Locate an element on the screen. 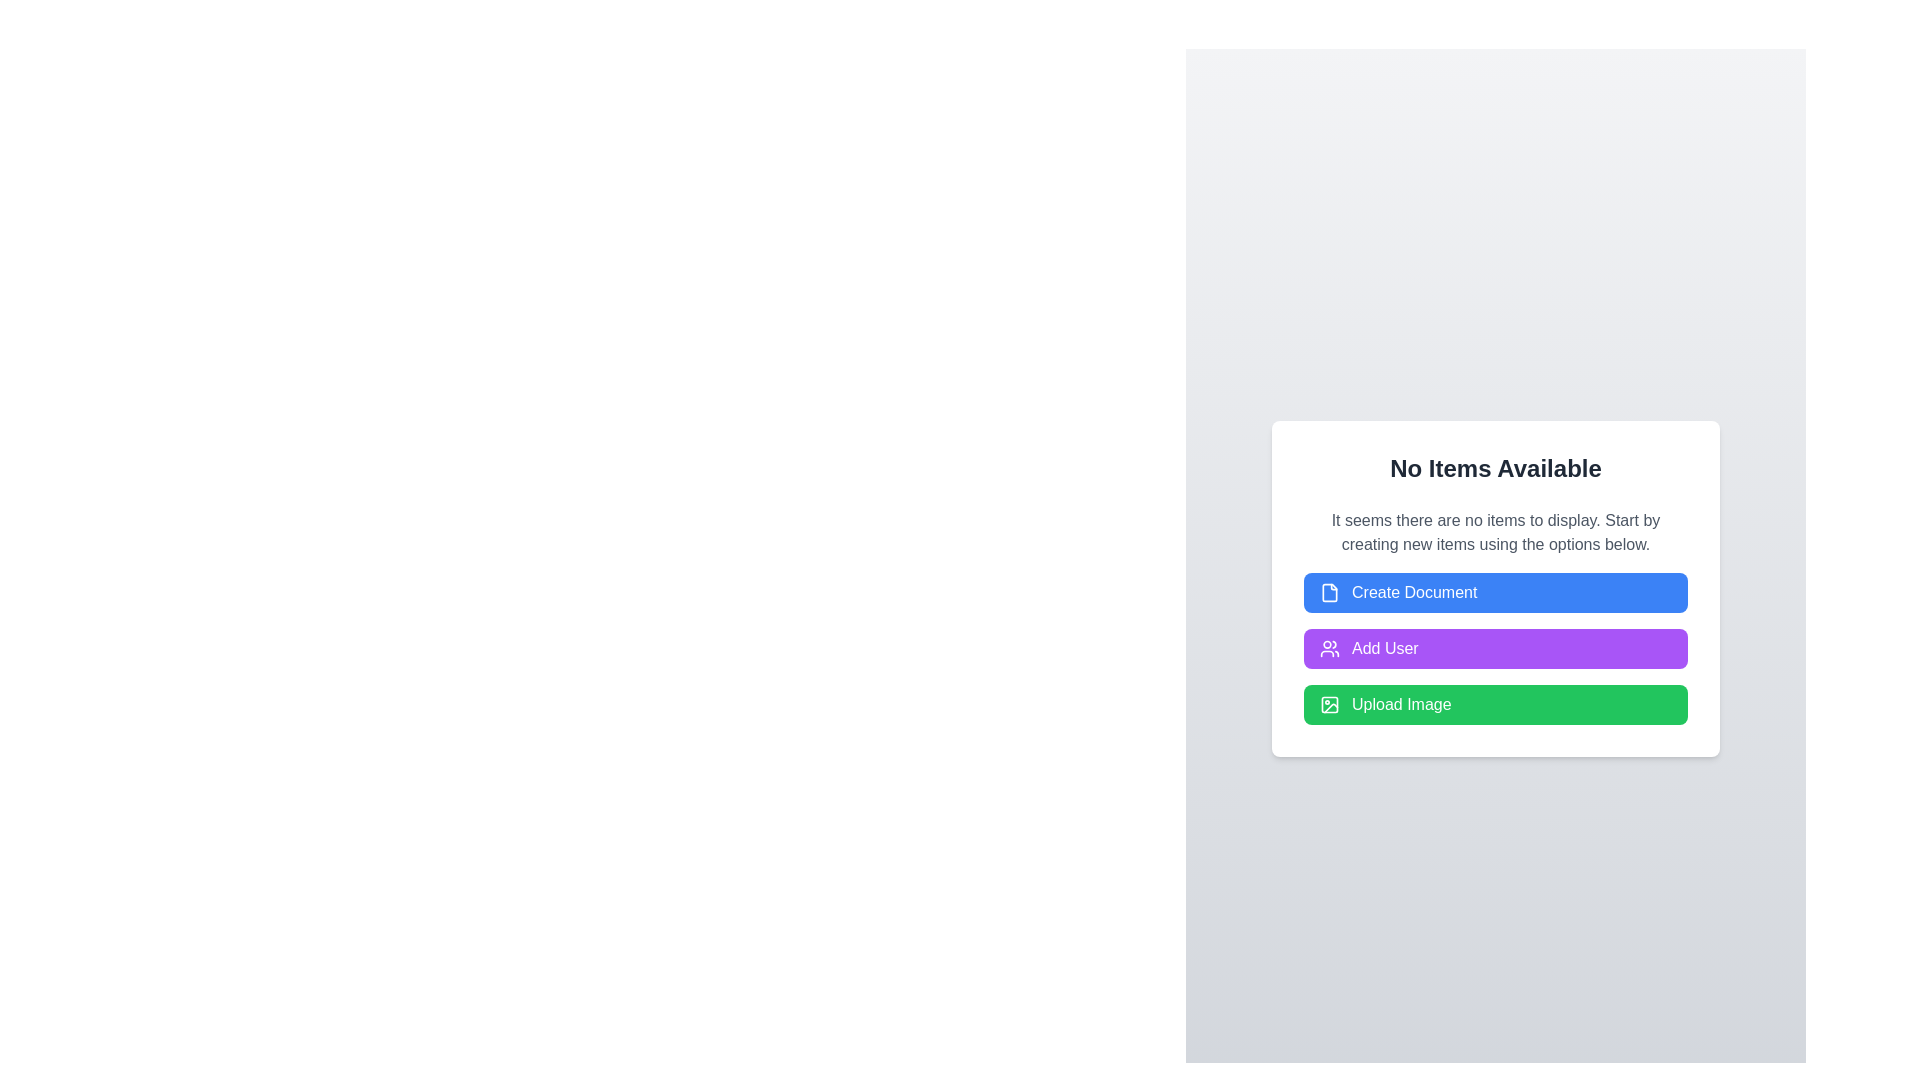  the icon with a square shape and rounded corners, featuring a circle and a line, which is styled with a green background and positioned to the left of the 'Upload Image' text is located at coordinates (1329, 704).